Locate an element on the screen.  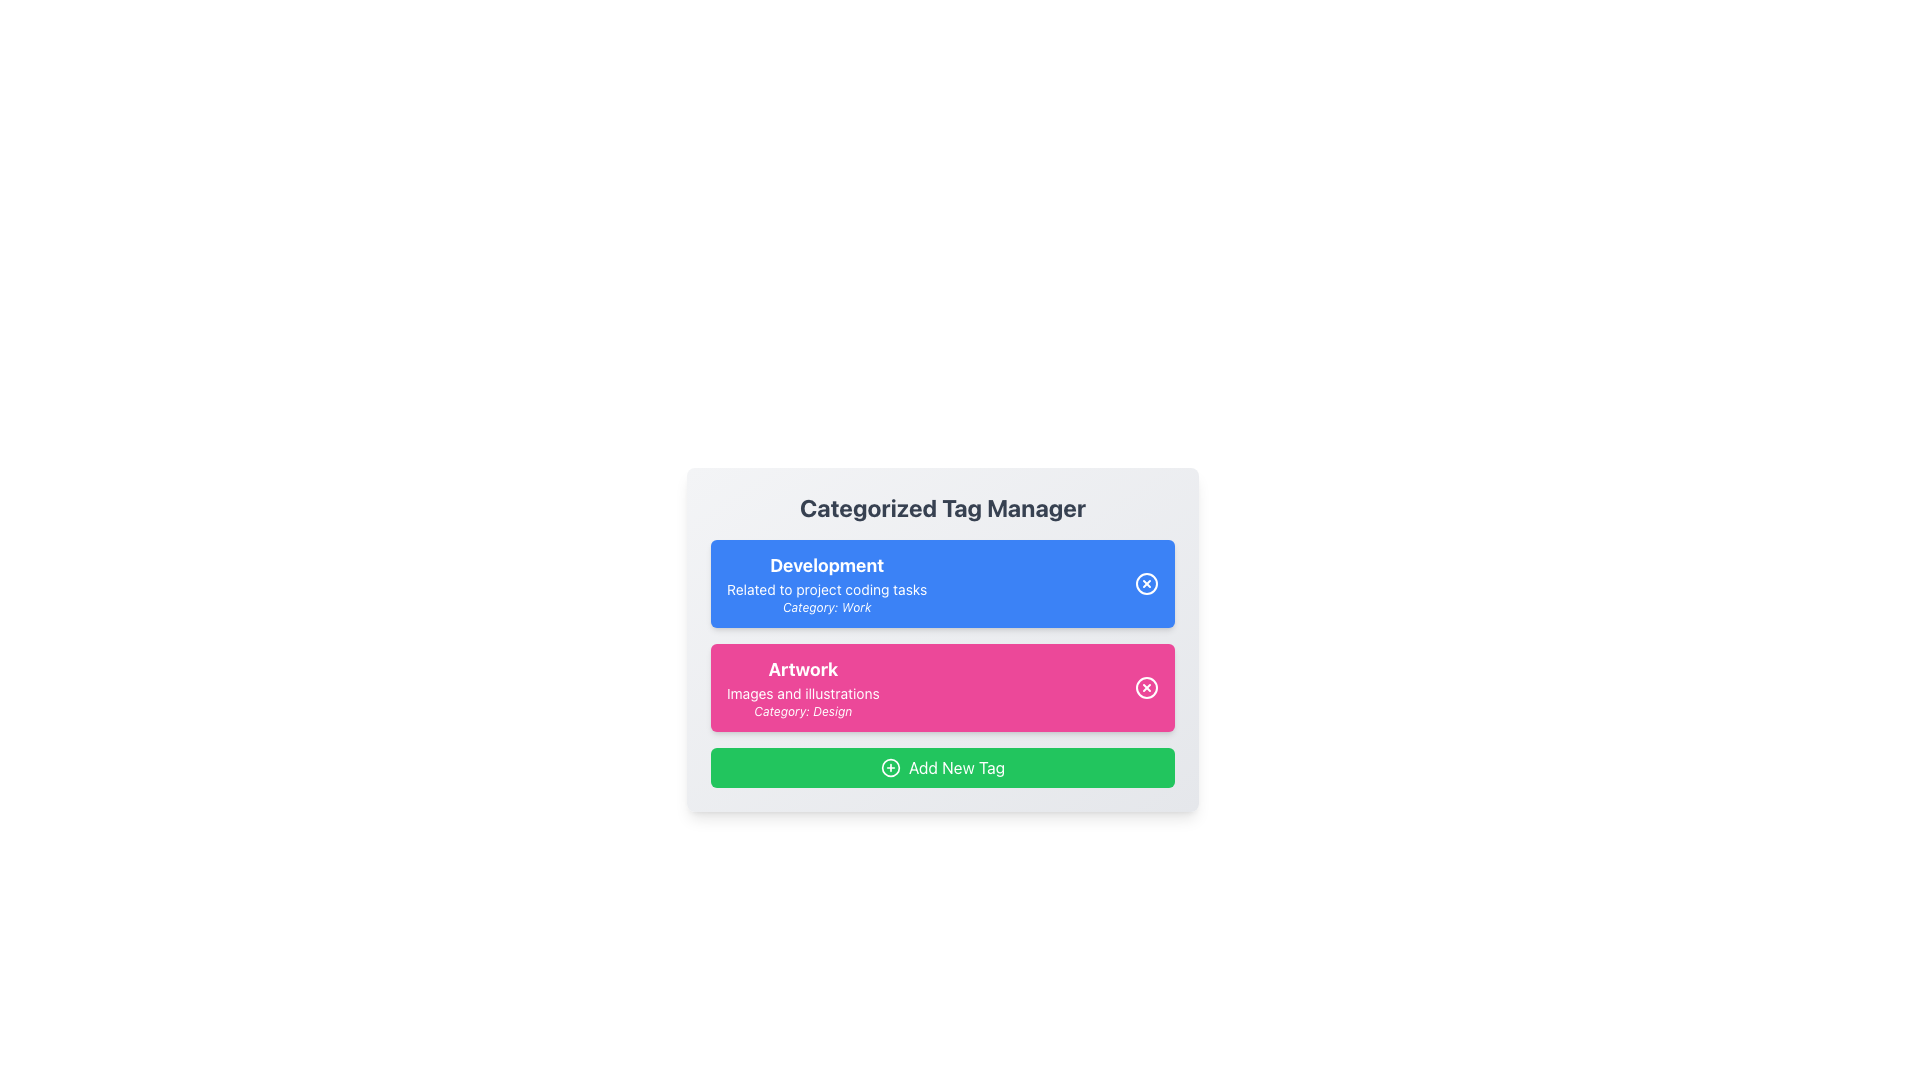
the prominent circular graphic within the 'Add New Tag' button area is located at coordinates (890, 766).